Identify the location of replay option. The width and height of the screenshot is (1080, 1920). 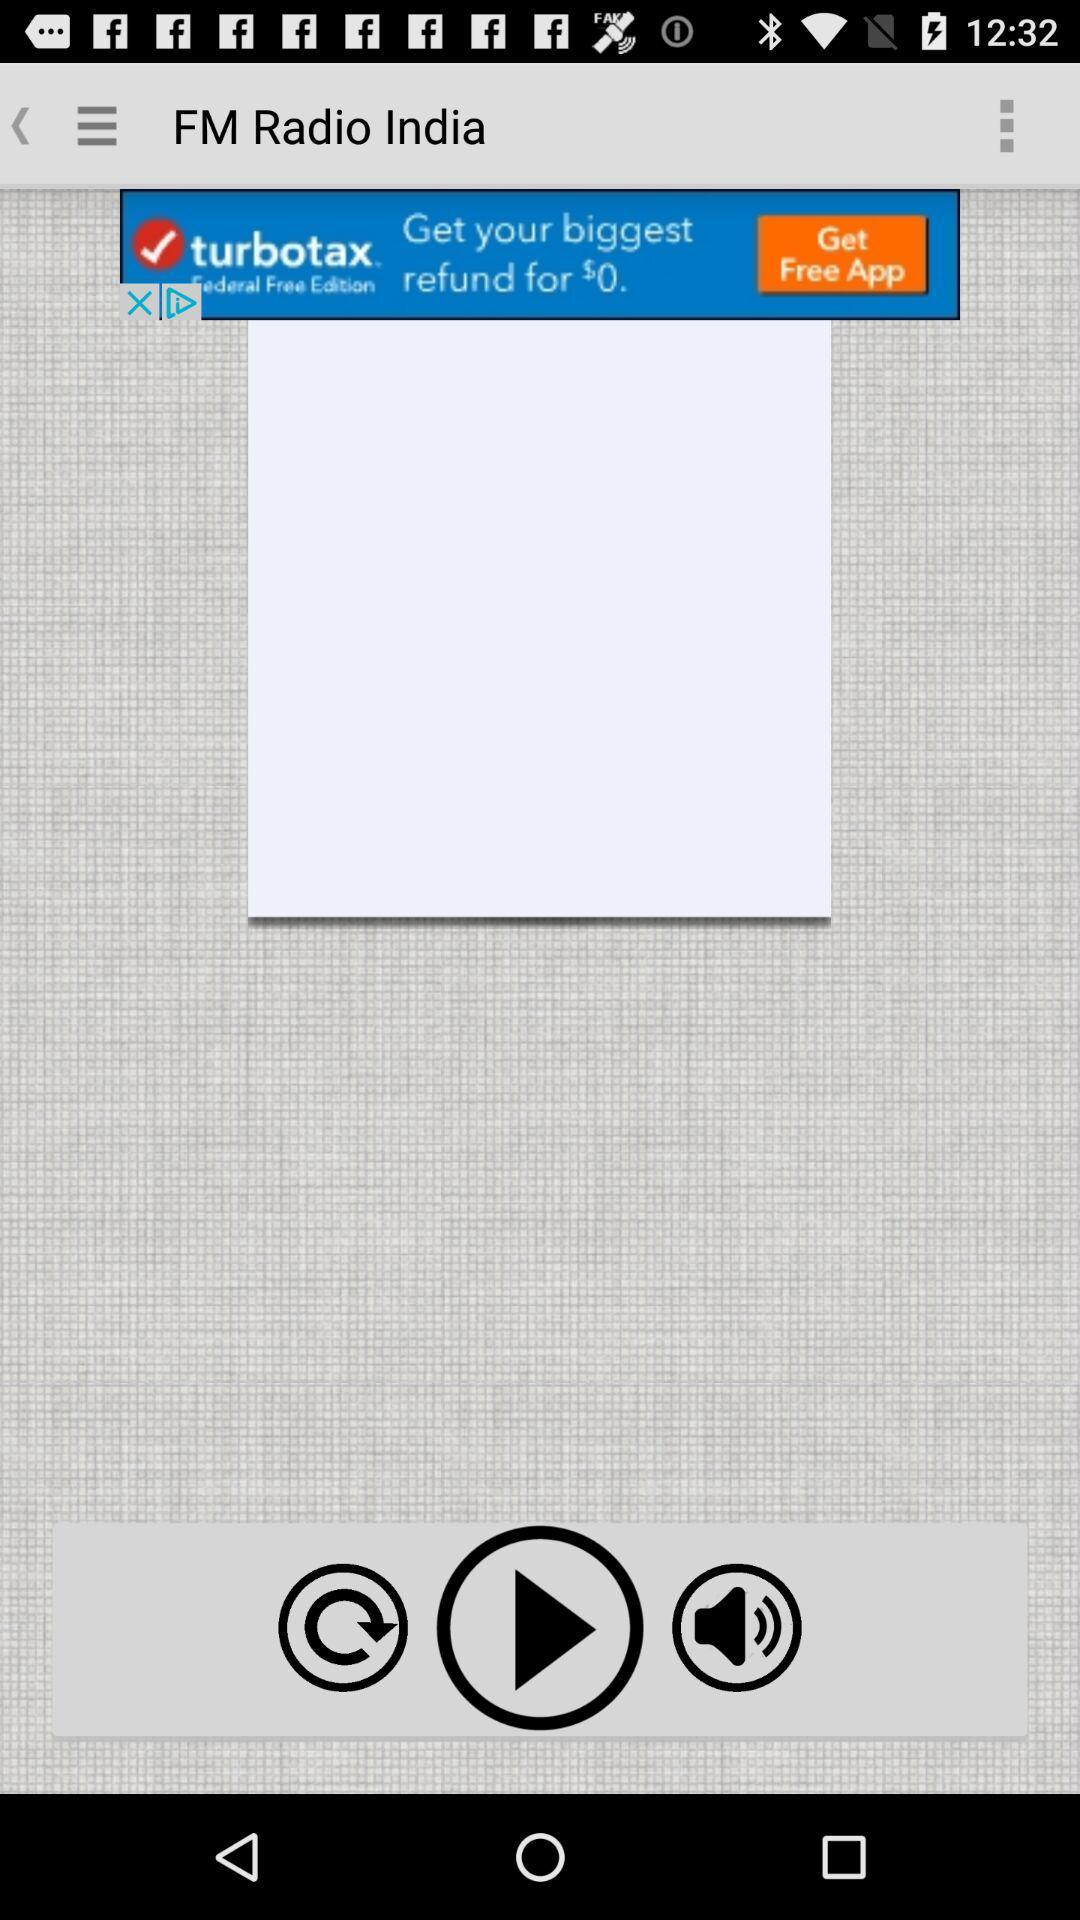
(342, 1627).